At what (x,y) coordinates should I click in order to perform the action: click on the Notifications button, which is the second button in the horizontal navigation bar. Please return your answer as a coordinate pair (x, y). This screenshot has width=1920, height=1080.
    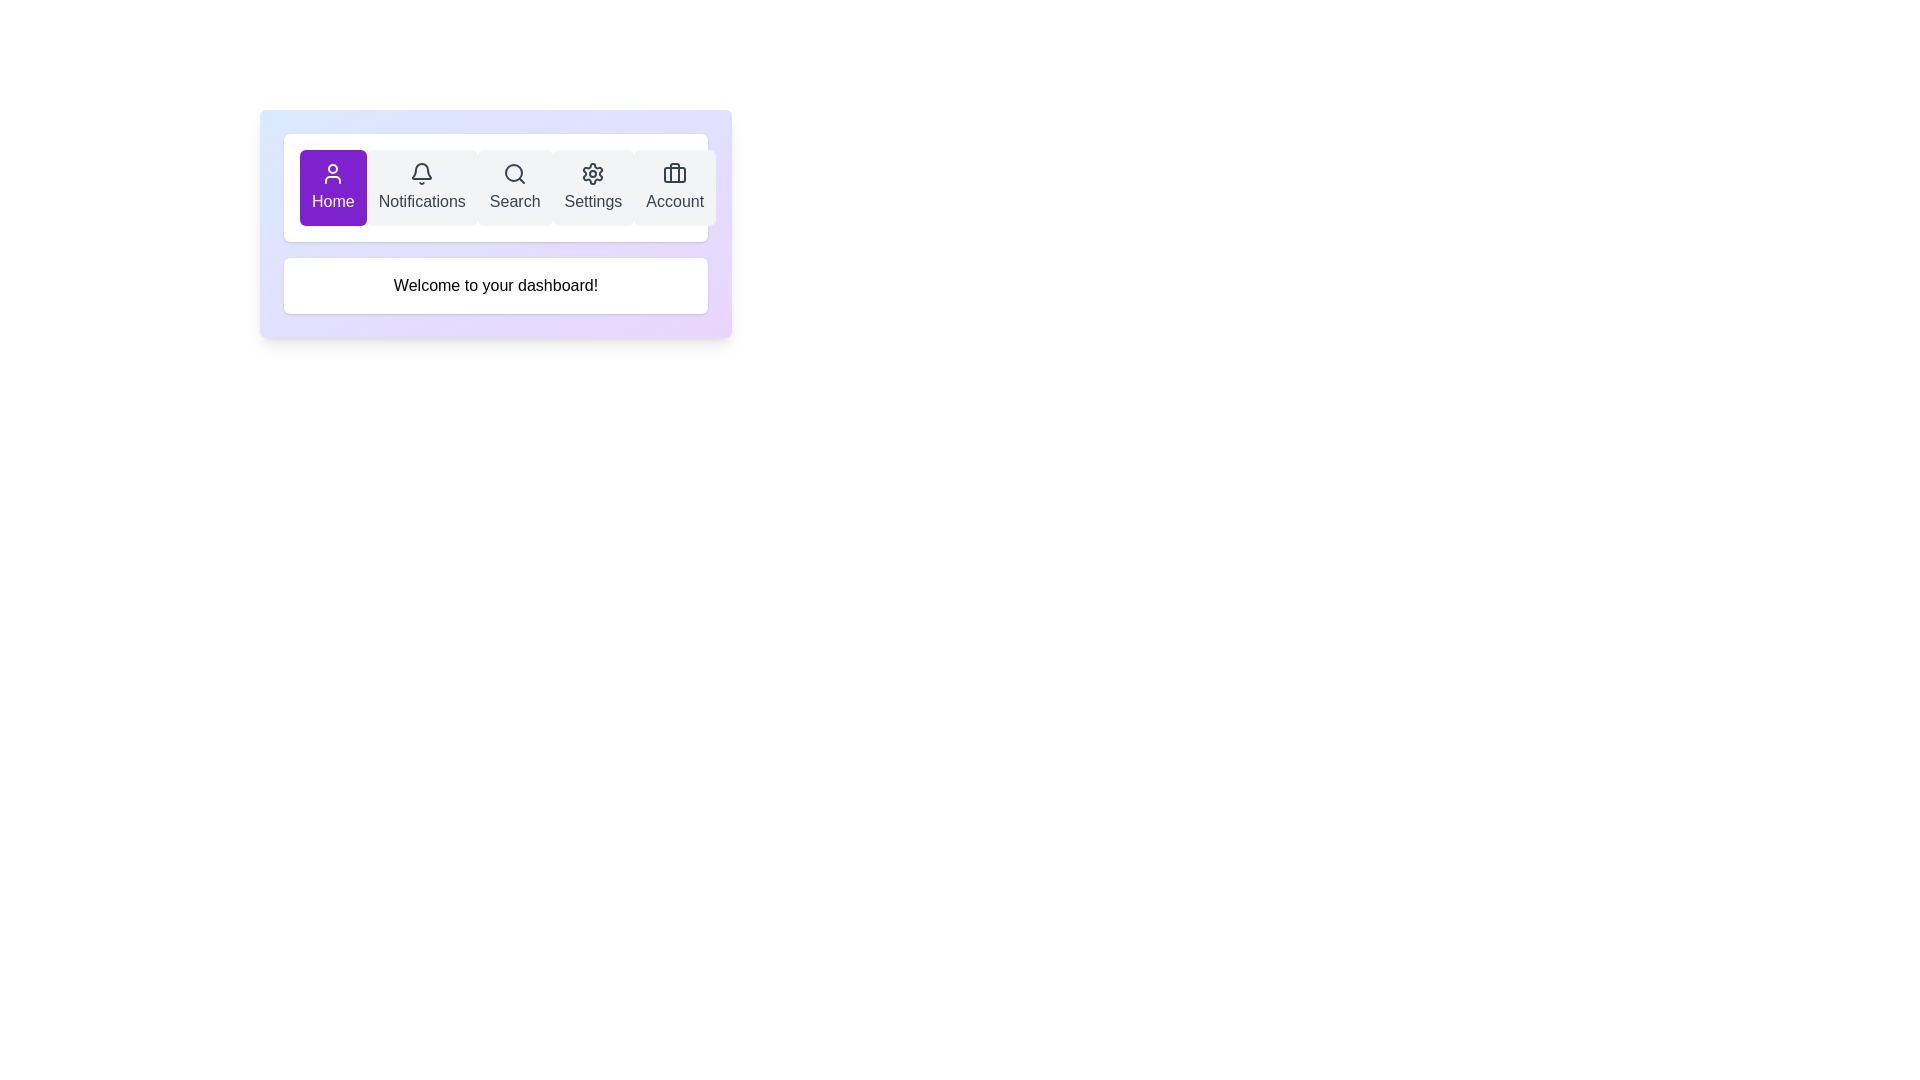
    Looking at the image, I should click on (421, 188).